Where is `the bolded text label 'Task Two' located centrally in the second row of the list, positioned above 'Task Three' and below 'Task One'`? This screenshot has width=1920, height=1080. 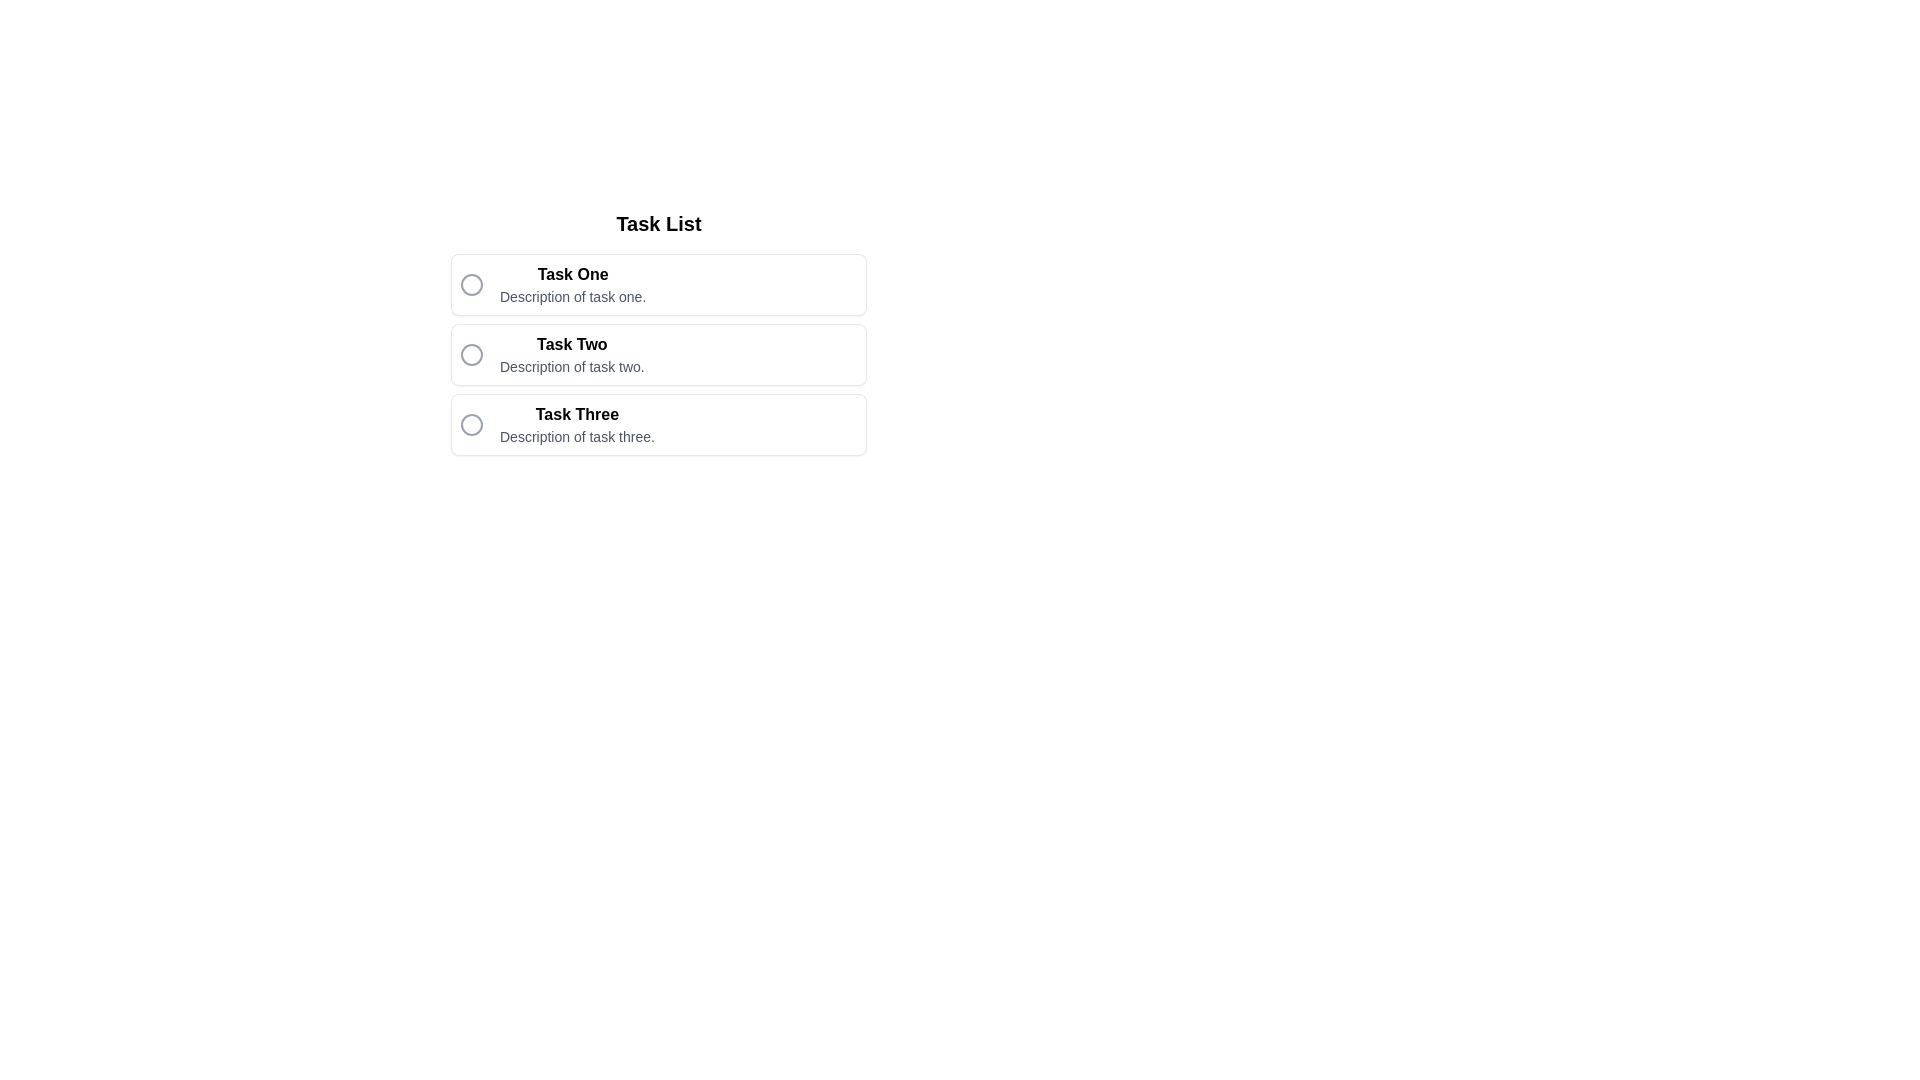
the bolded text label 'Task Two' located centrally in the second row of the list, positioned above 'Task Three' and below 'Task One' is located at coordinates (571, 343).